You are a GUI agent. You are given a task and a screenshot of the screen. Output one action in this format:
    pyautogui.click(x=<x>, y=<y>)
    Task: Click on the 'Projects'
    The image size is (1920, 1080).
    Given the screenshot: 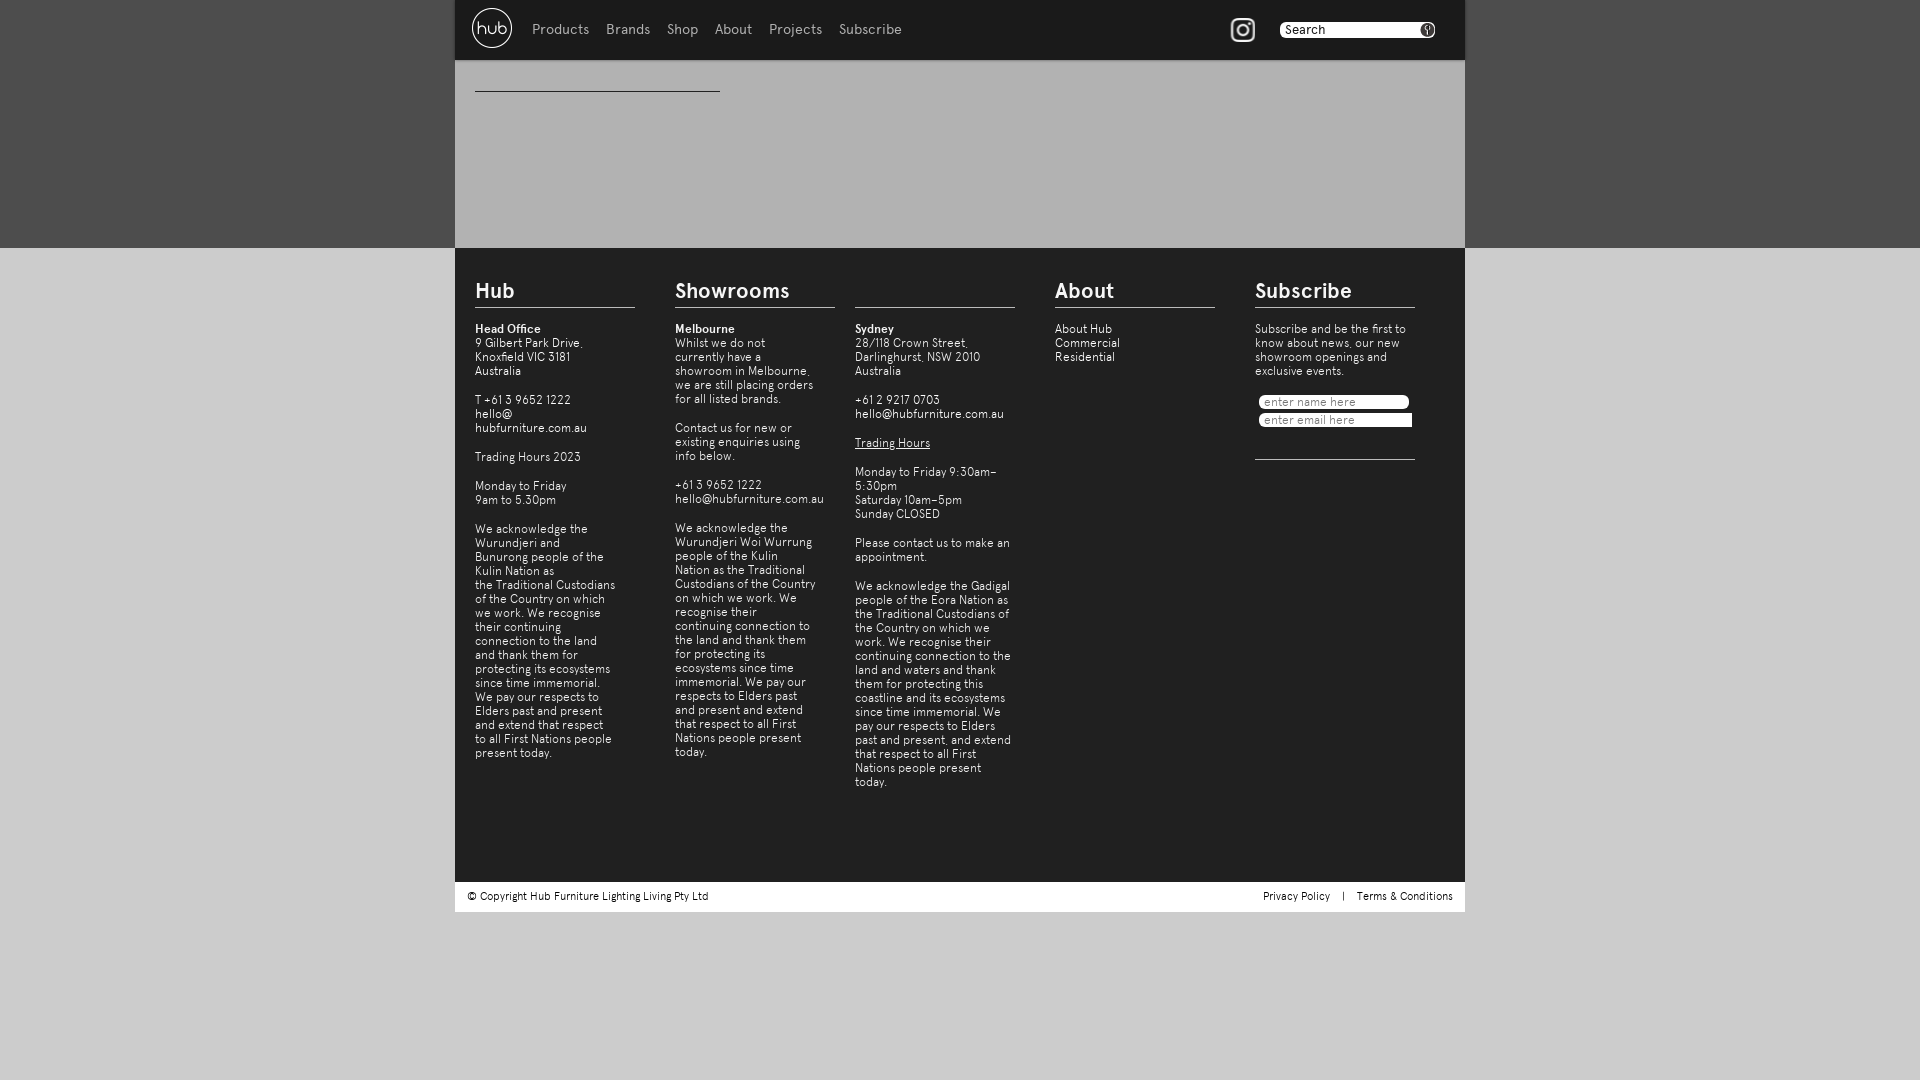 What is the action you would take?
    pyautogui.click(x=794, y=30)
    